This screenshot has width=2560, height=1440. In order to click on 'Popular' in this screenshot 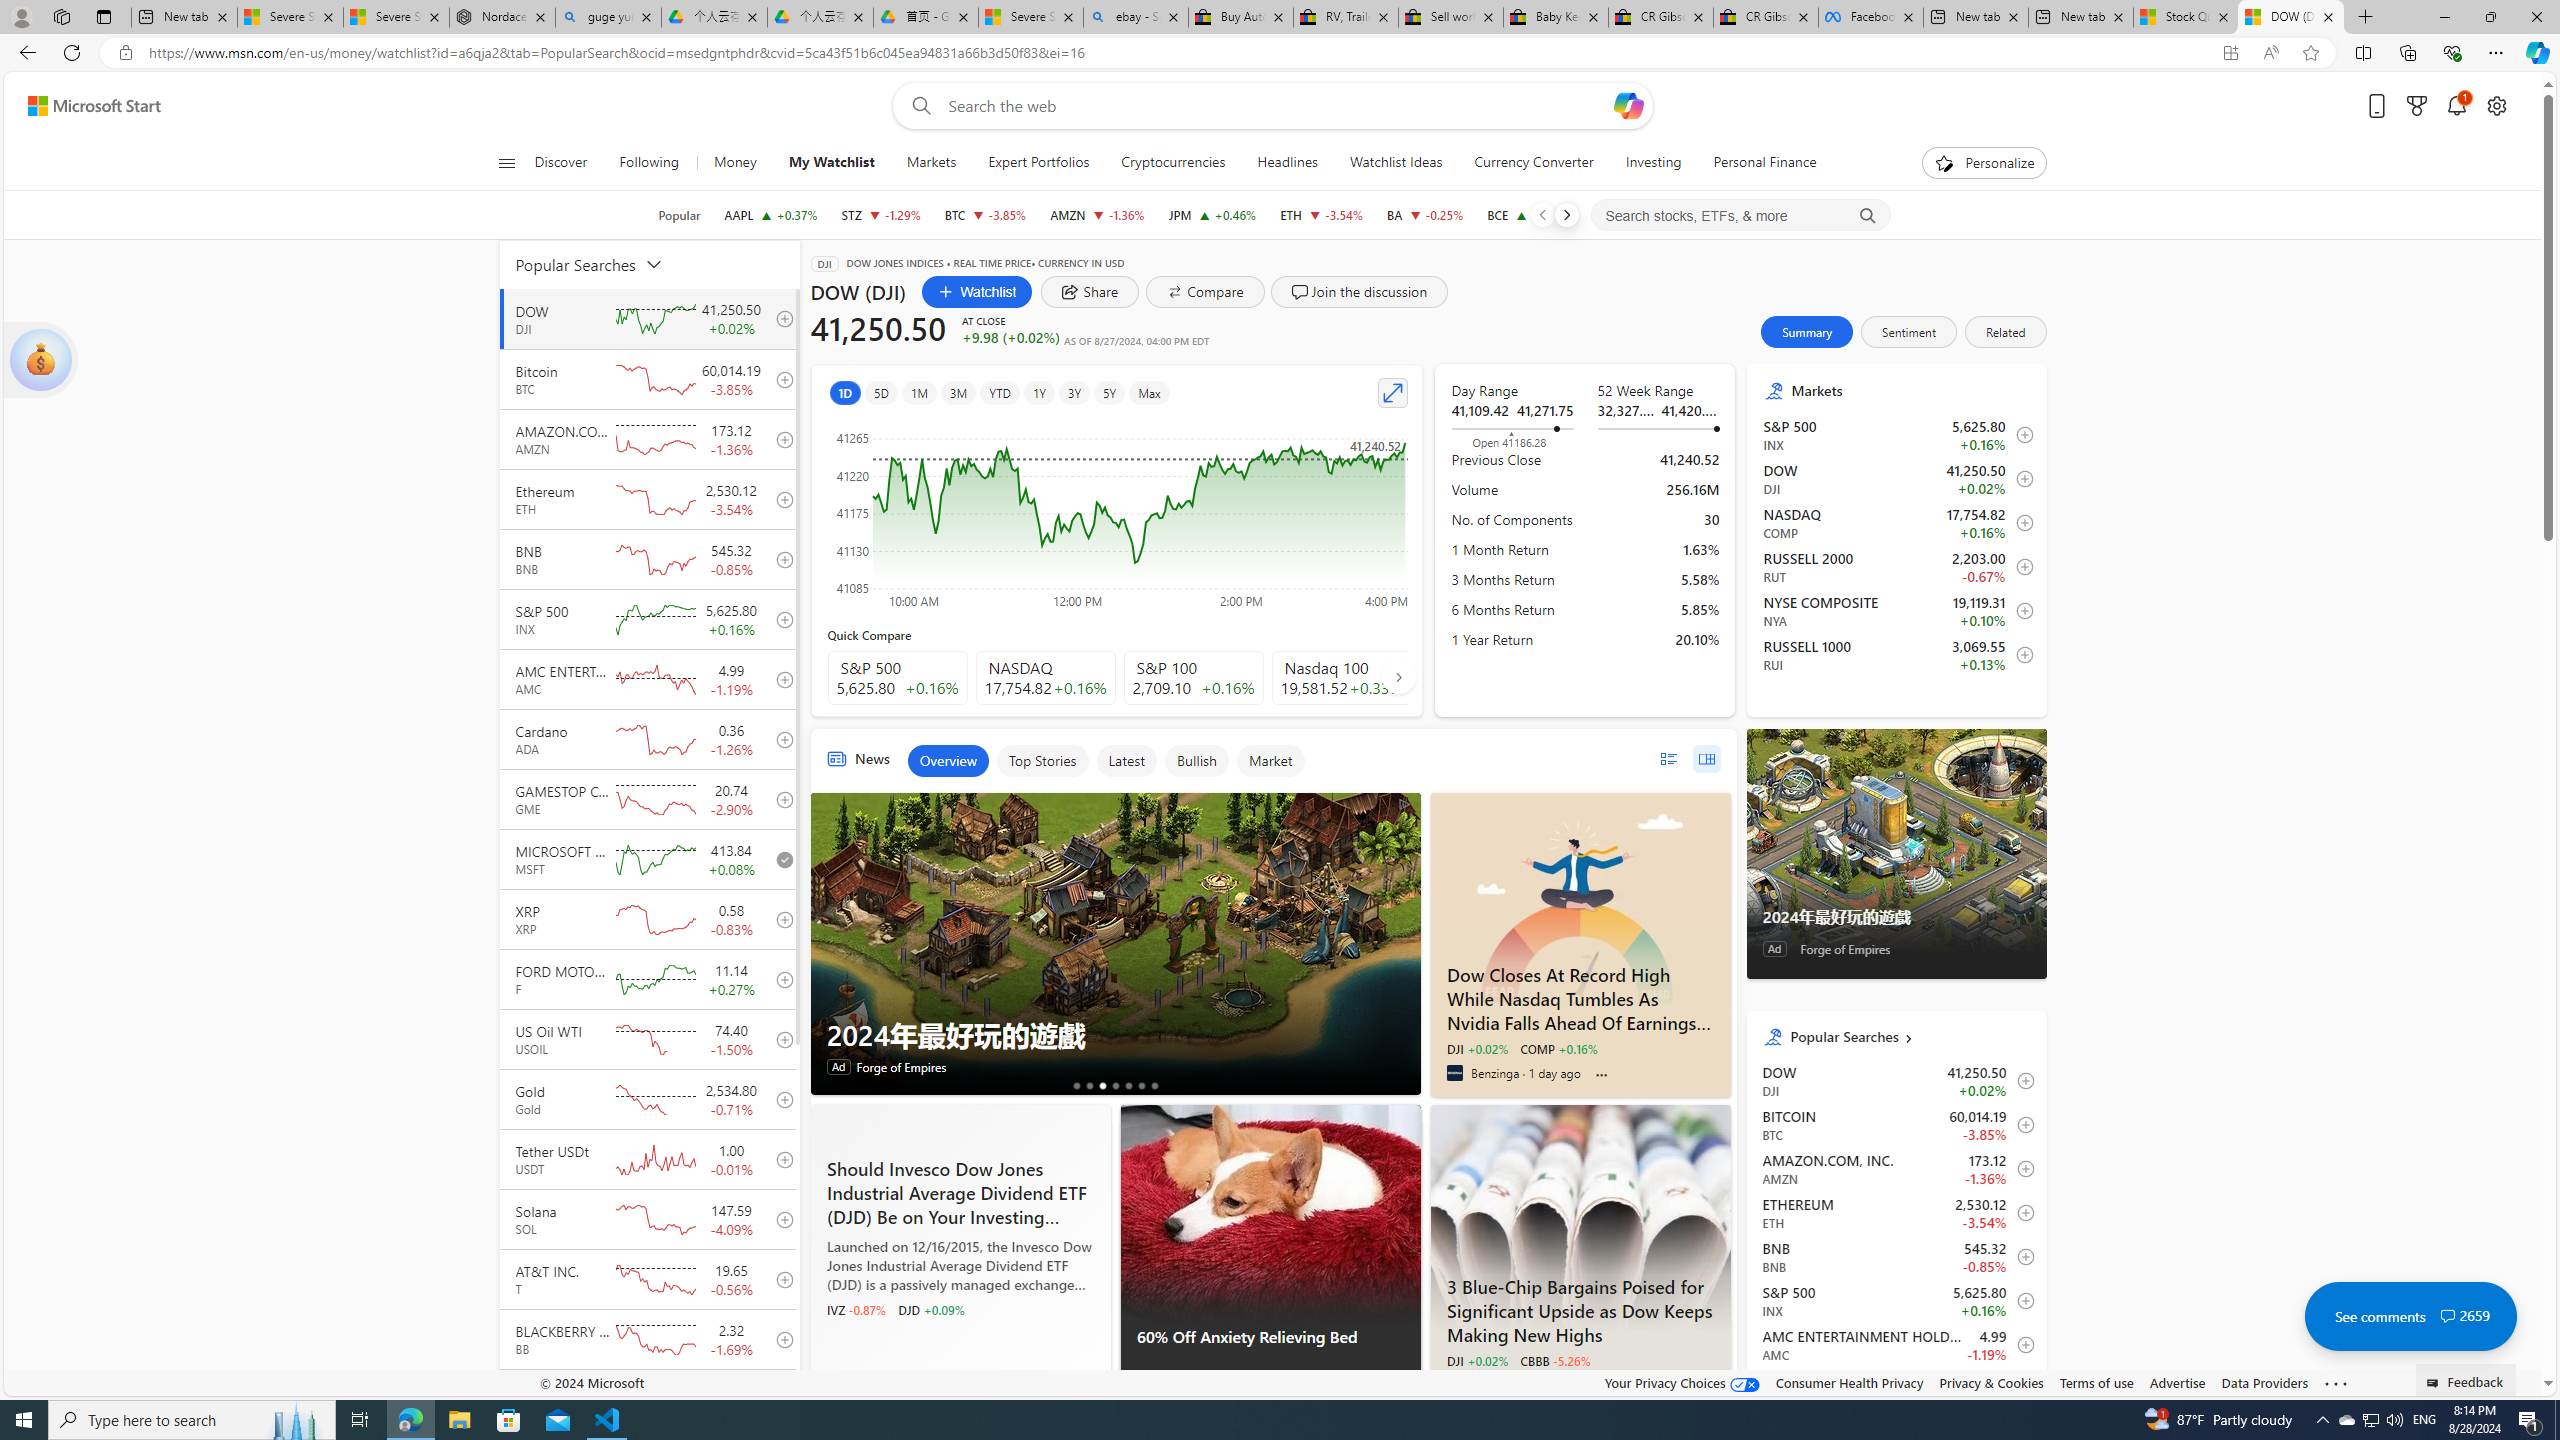, I will do `click(678, 214)`.